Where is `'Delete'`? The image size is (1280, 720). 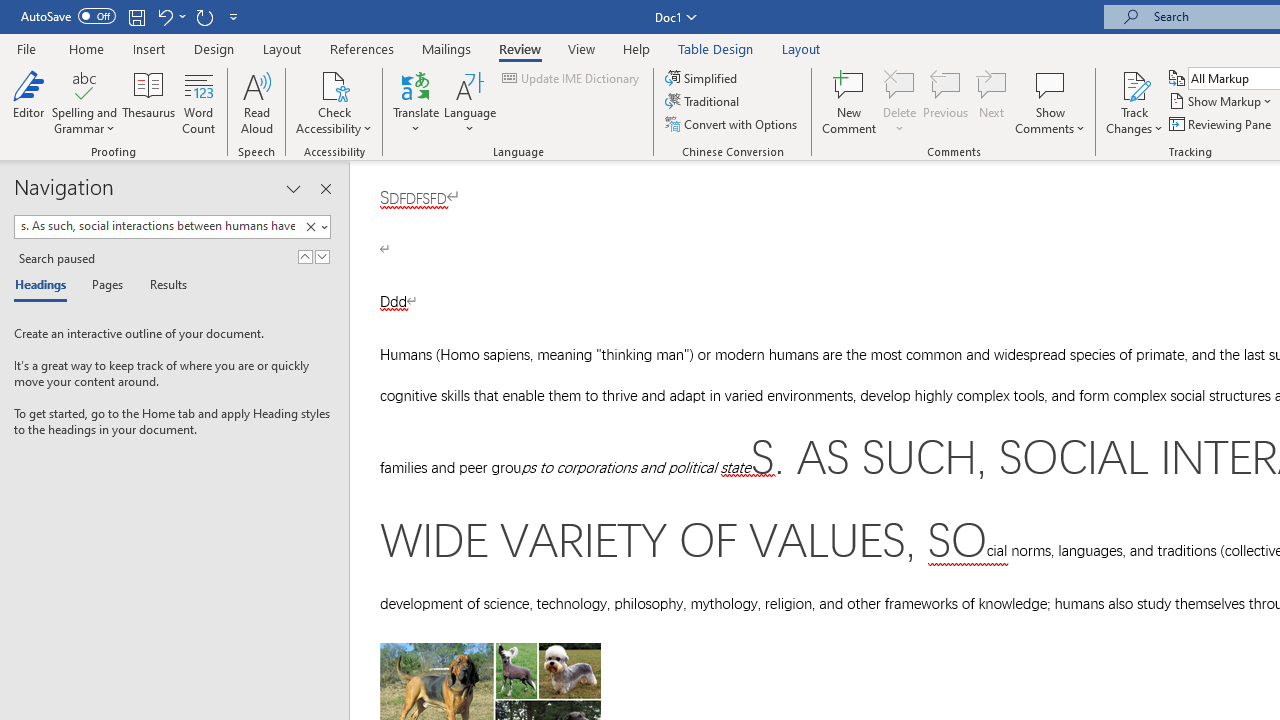 'Delete' is located at coordinates (899, 103).